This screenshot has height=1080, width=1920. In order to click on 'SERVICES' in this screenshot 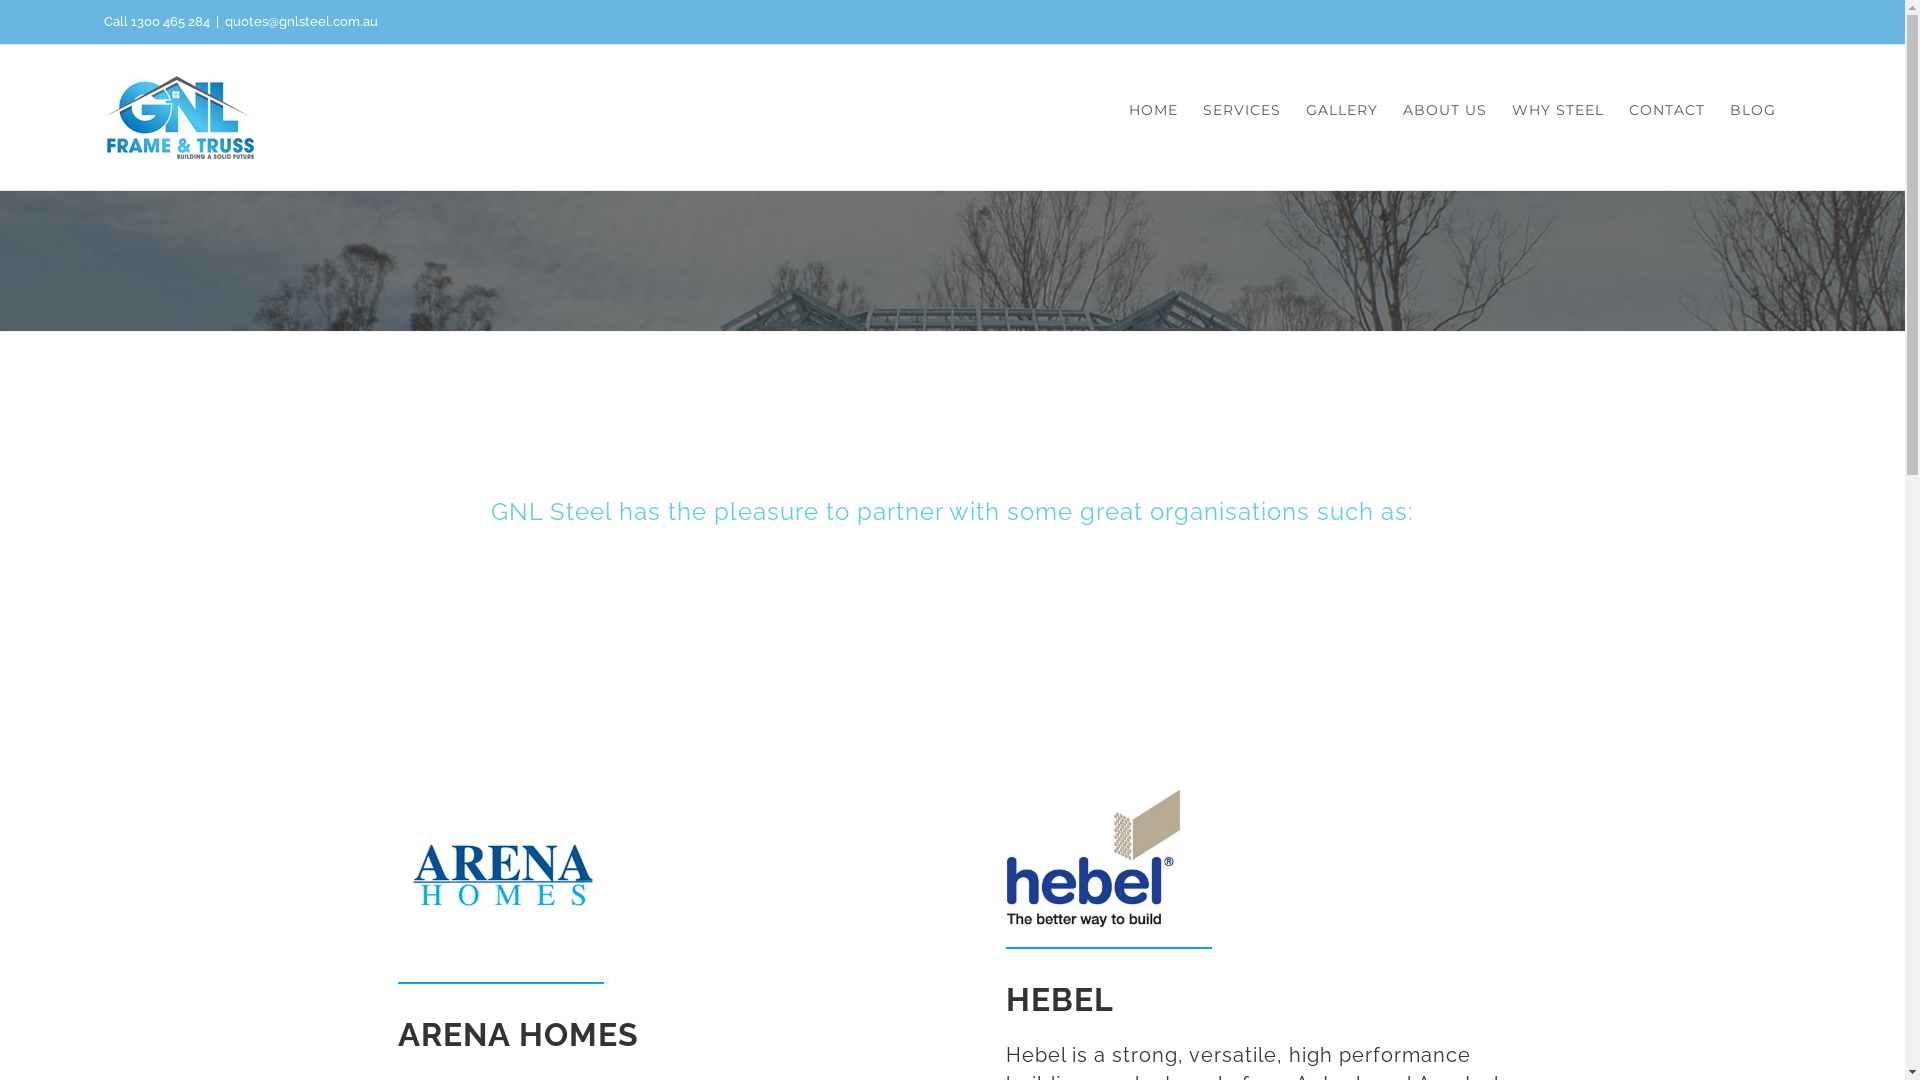, I will do `click(1241, 110)`.